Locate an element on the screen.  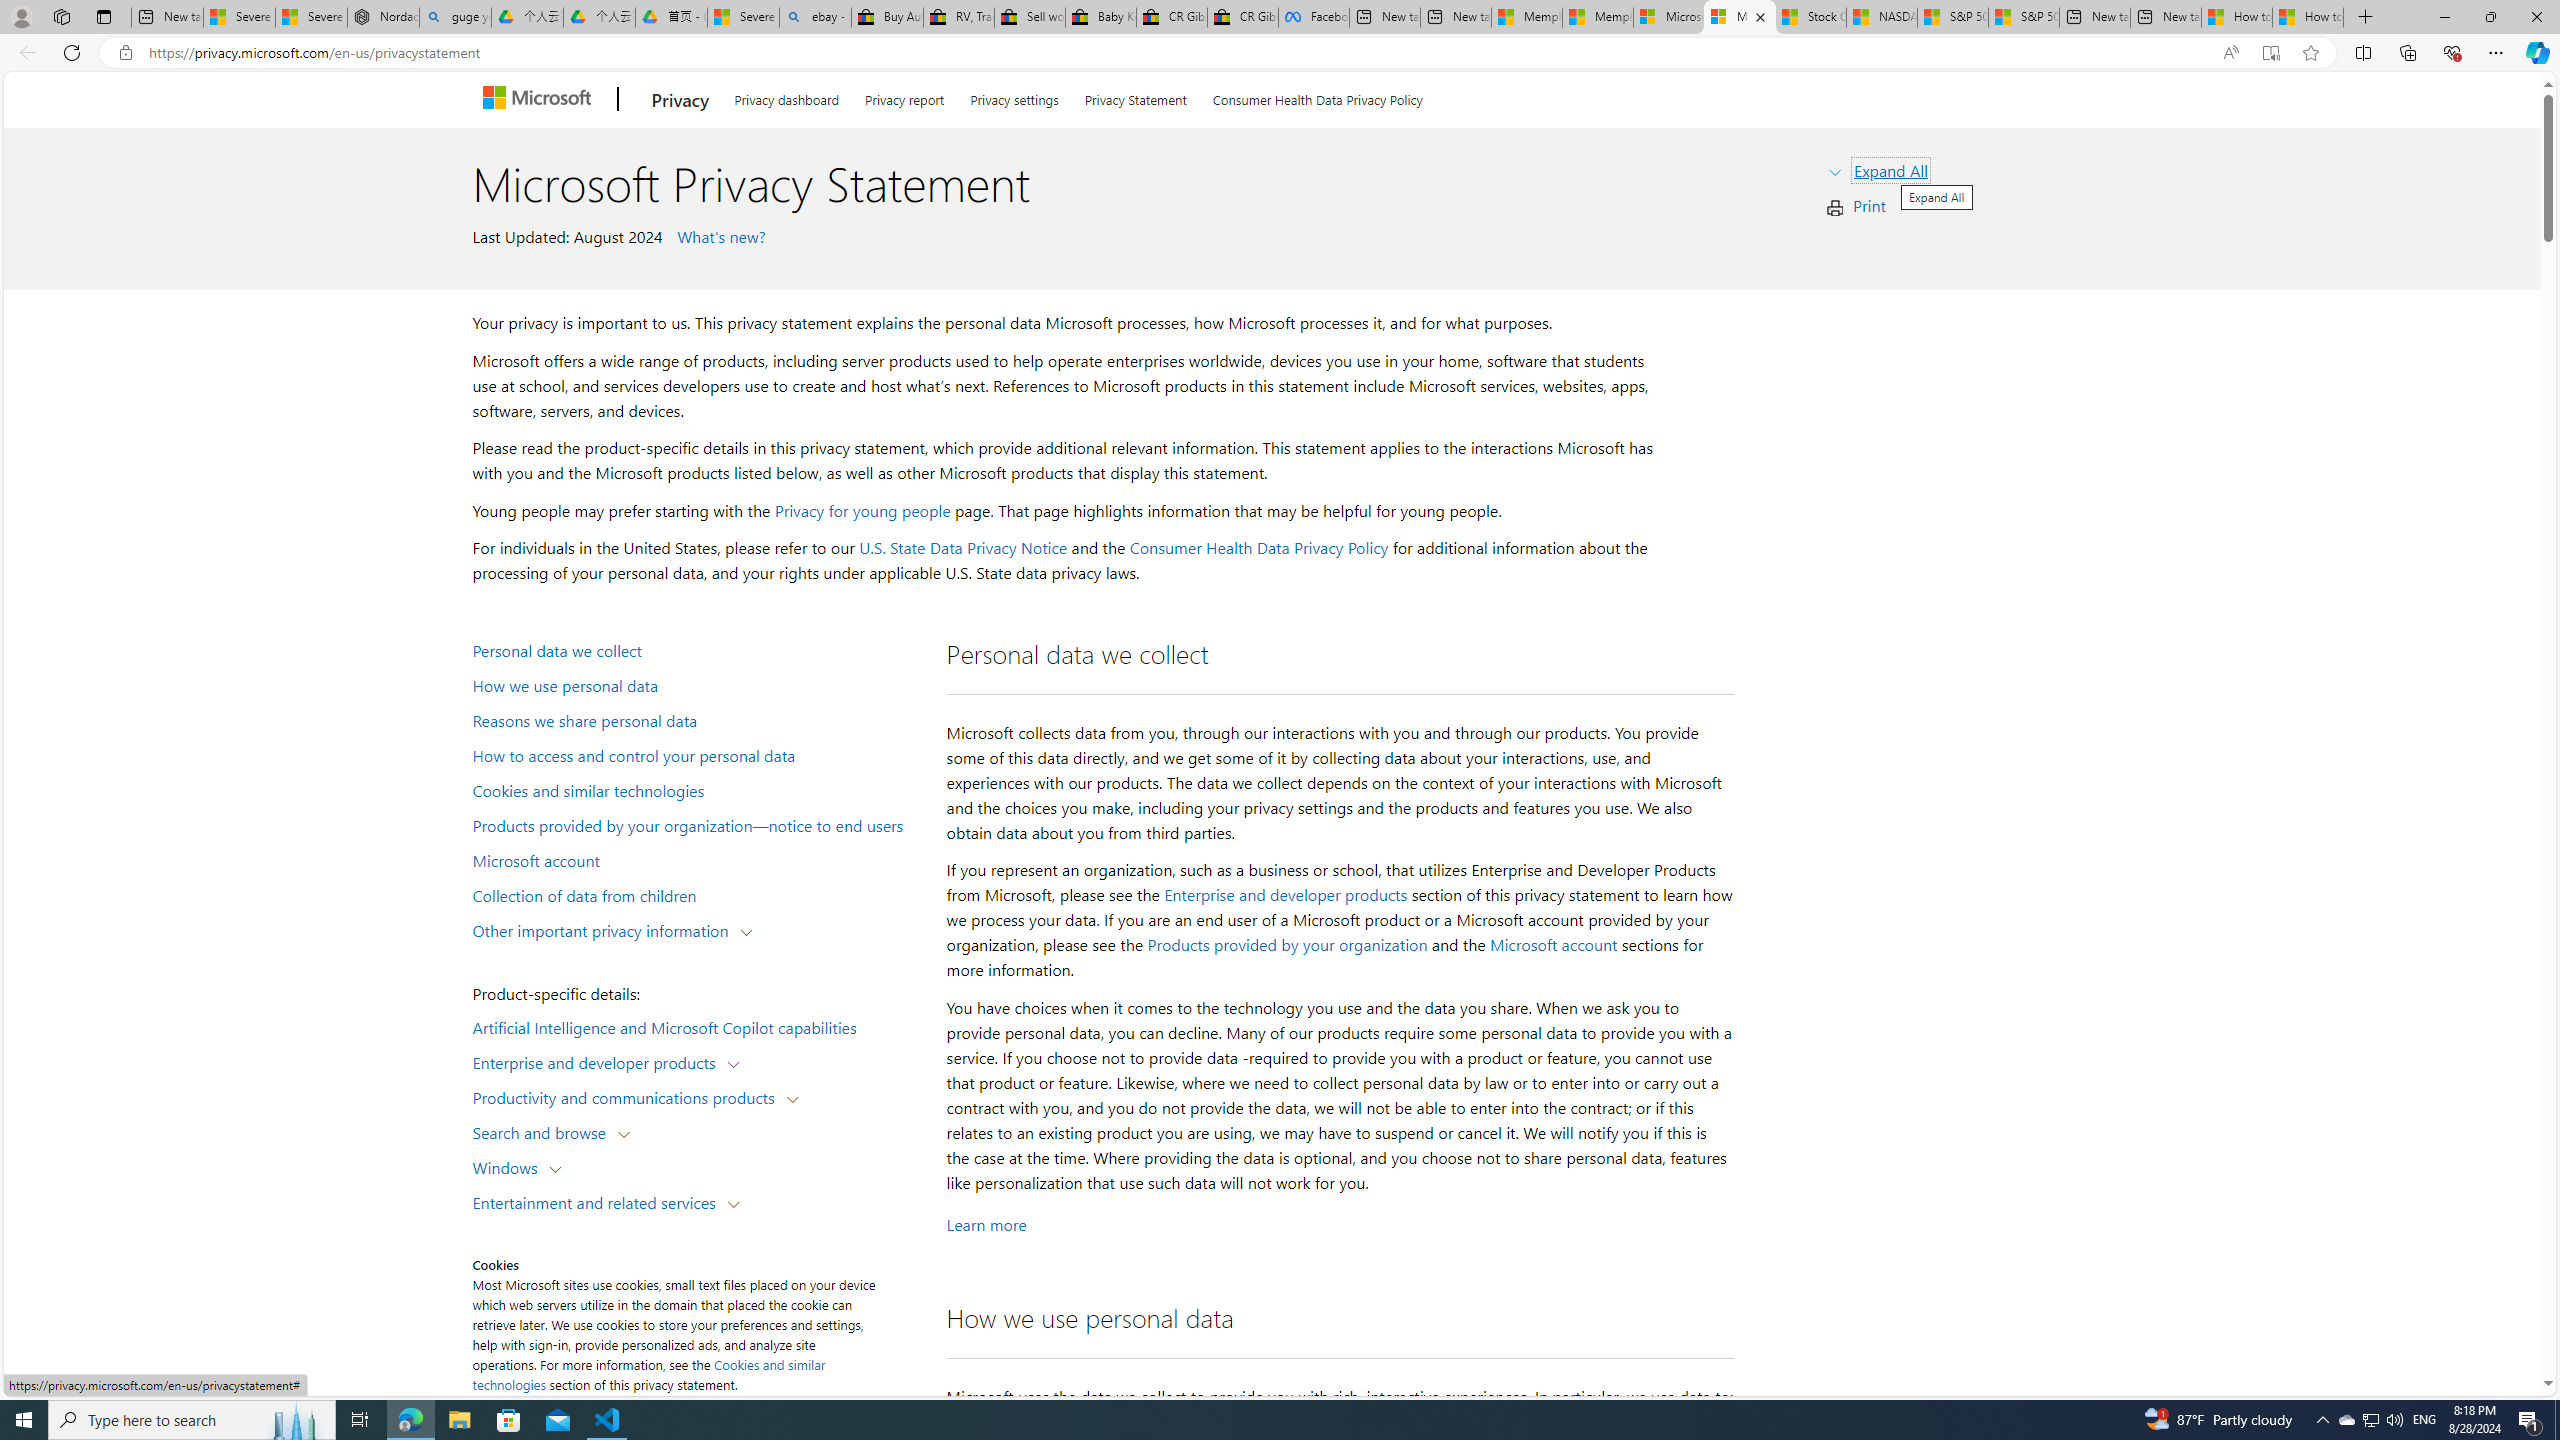
'Microsoft account' is located at coordinates (1553, 945).